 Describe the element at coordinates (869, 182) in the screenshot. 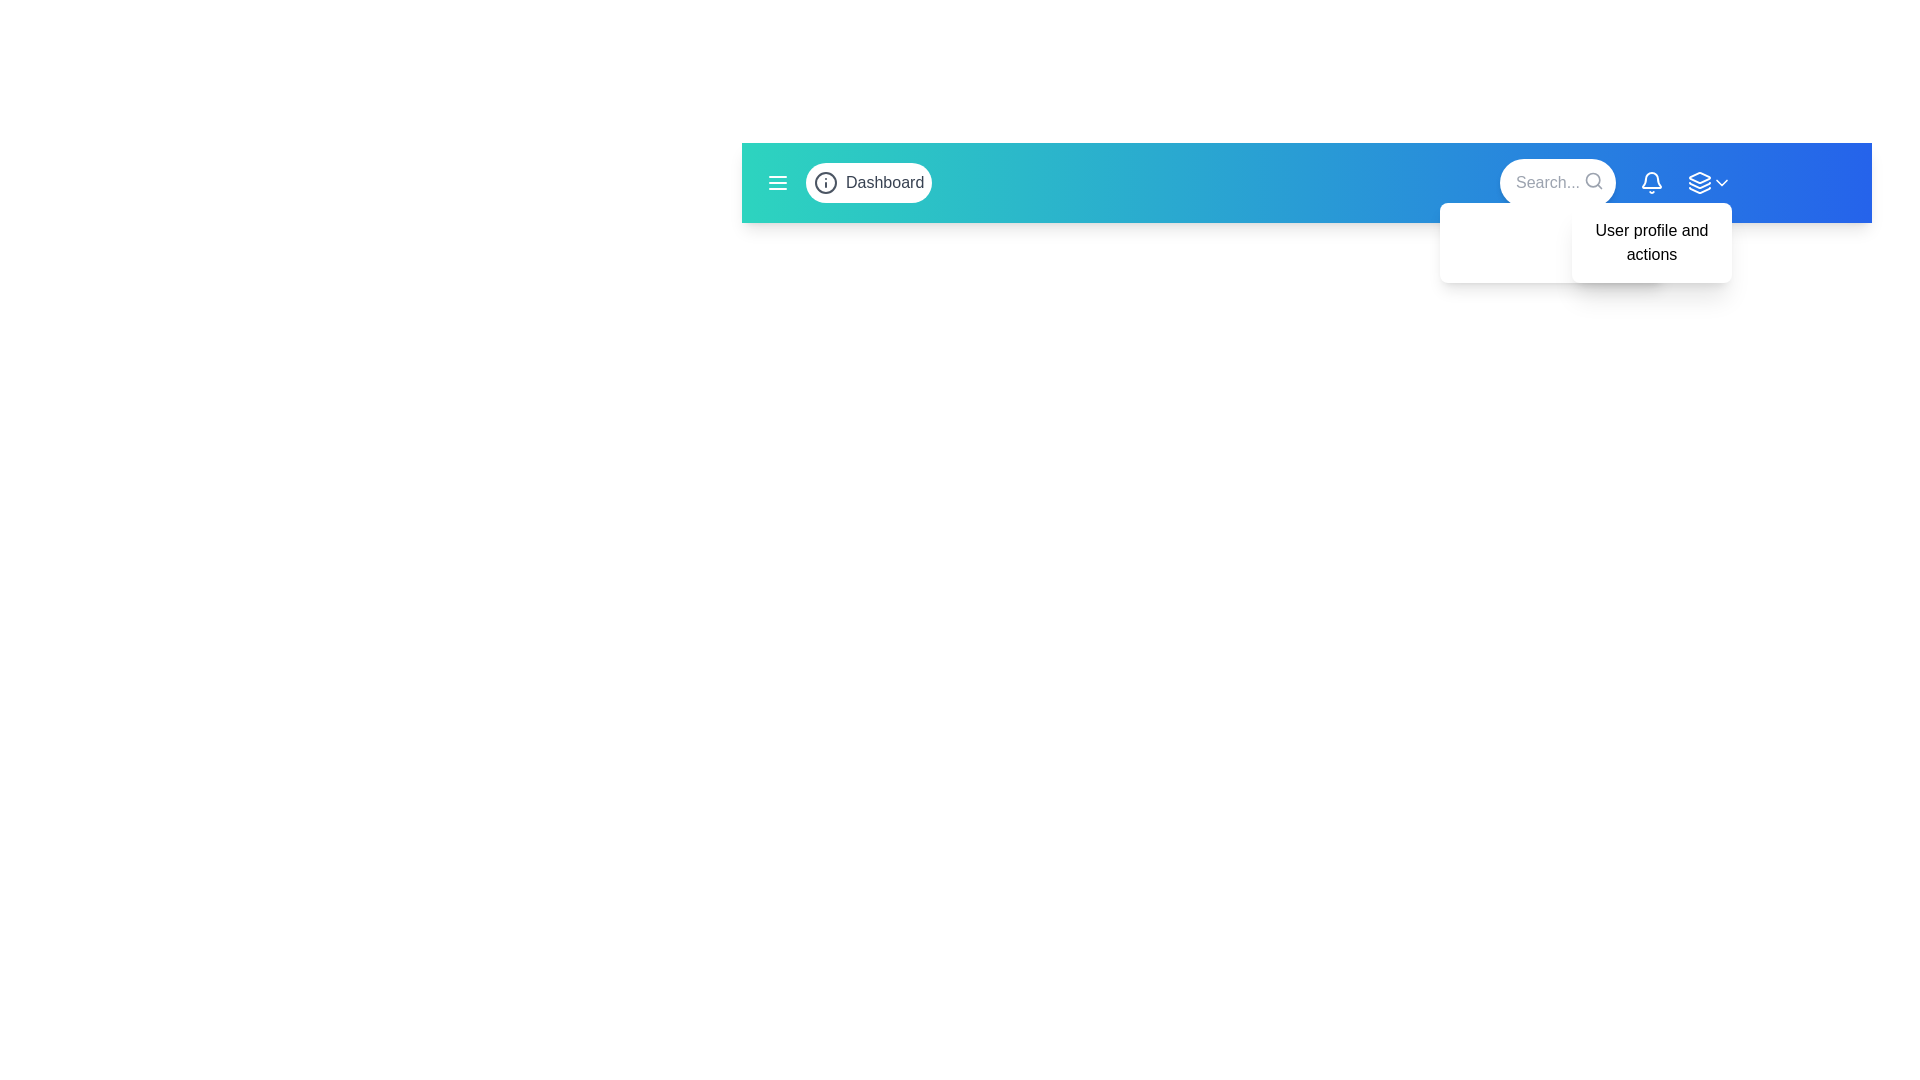

I see `the 'Dashboard' navigation button located at the upper-left corner of the interface, adjacent to the menu icon` at that location.